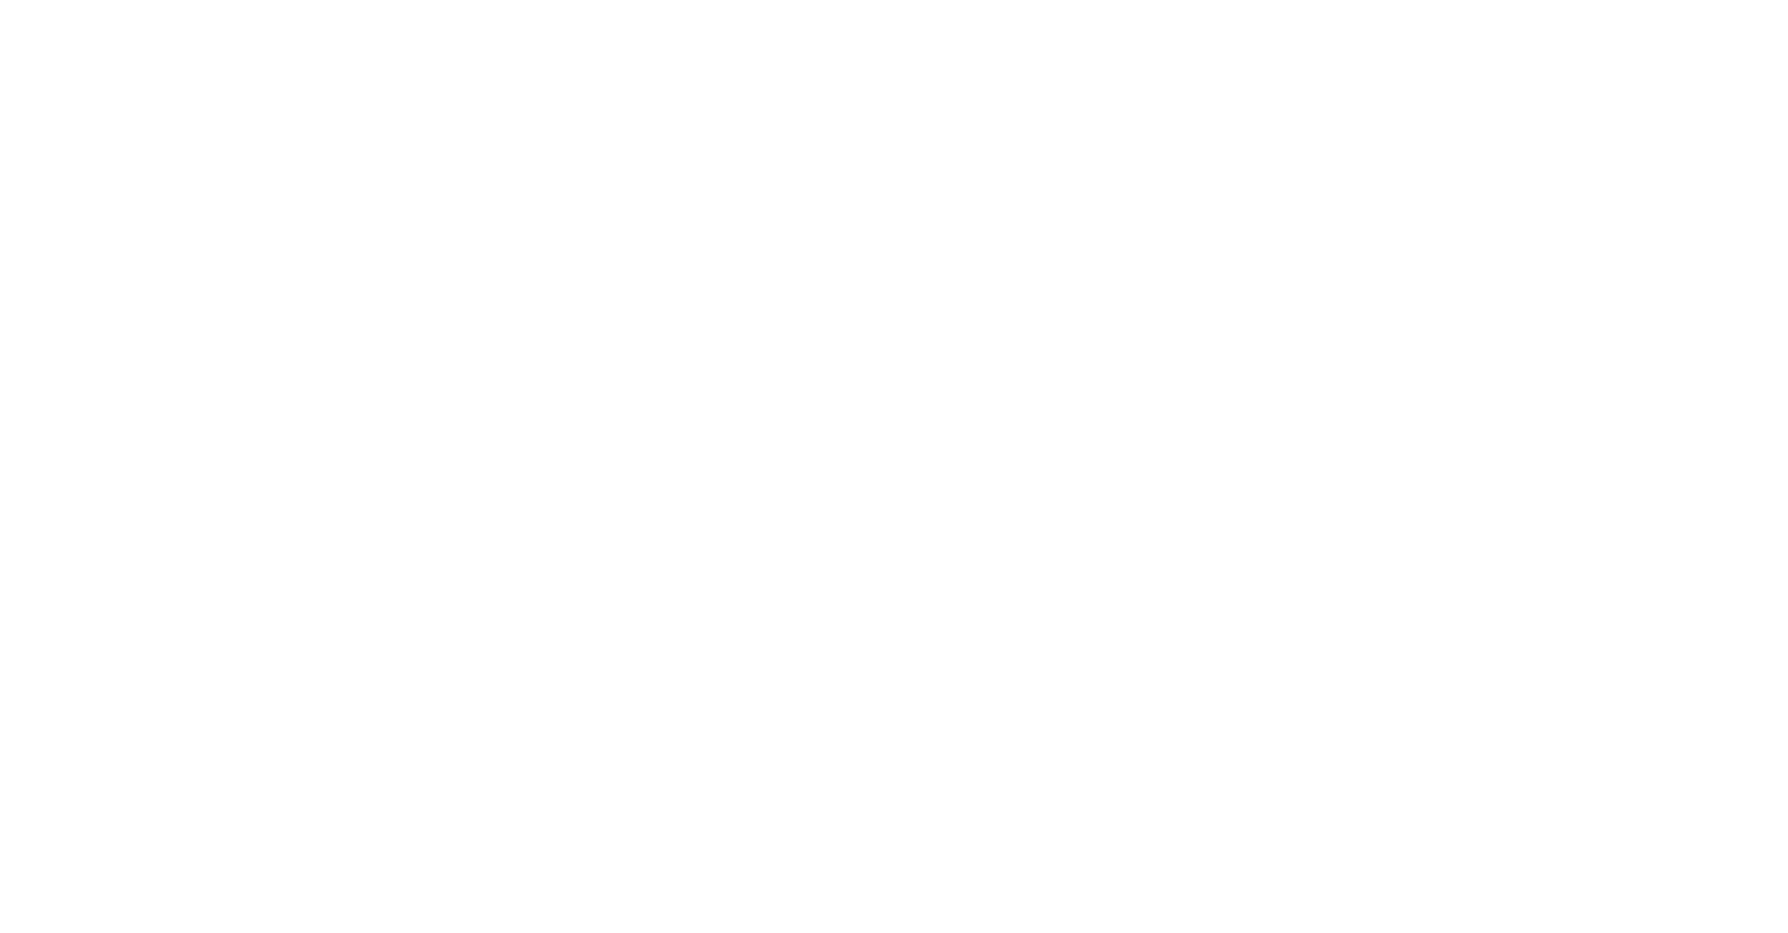  What do you see at coordinates (83, 507) in the screenshot?
I see `'Impressum'` at bounding box center [83, 507].